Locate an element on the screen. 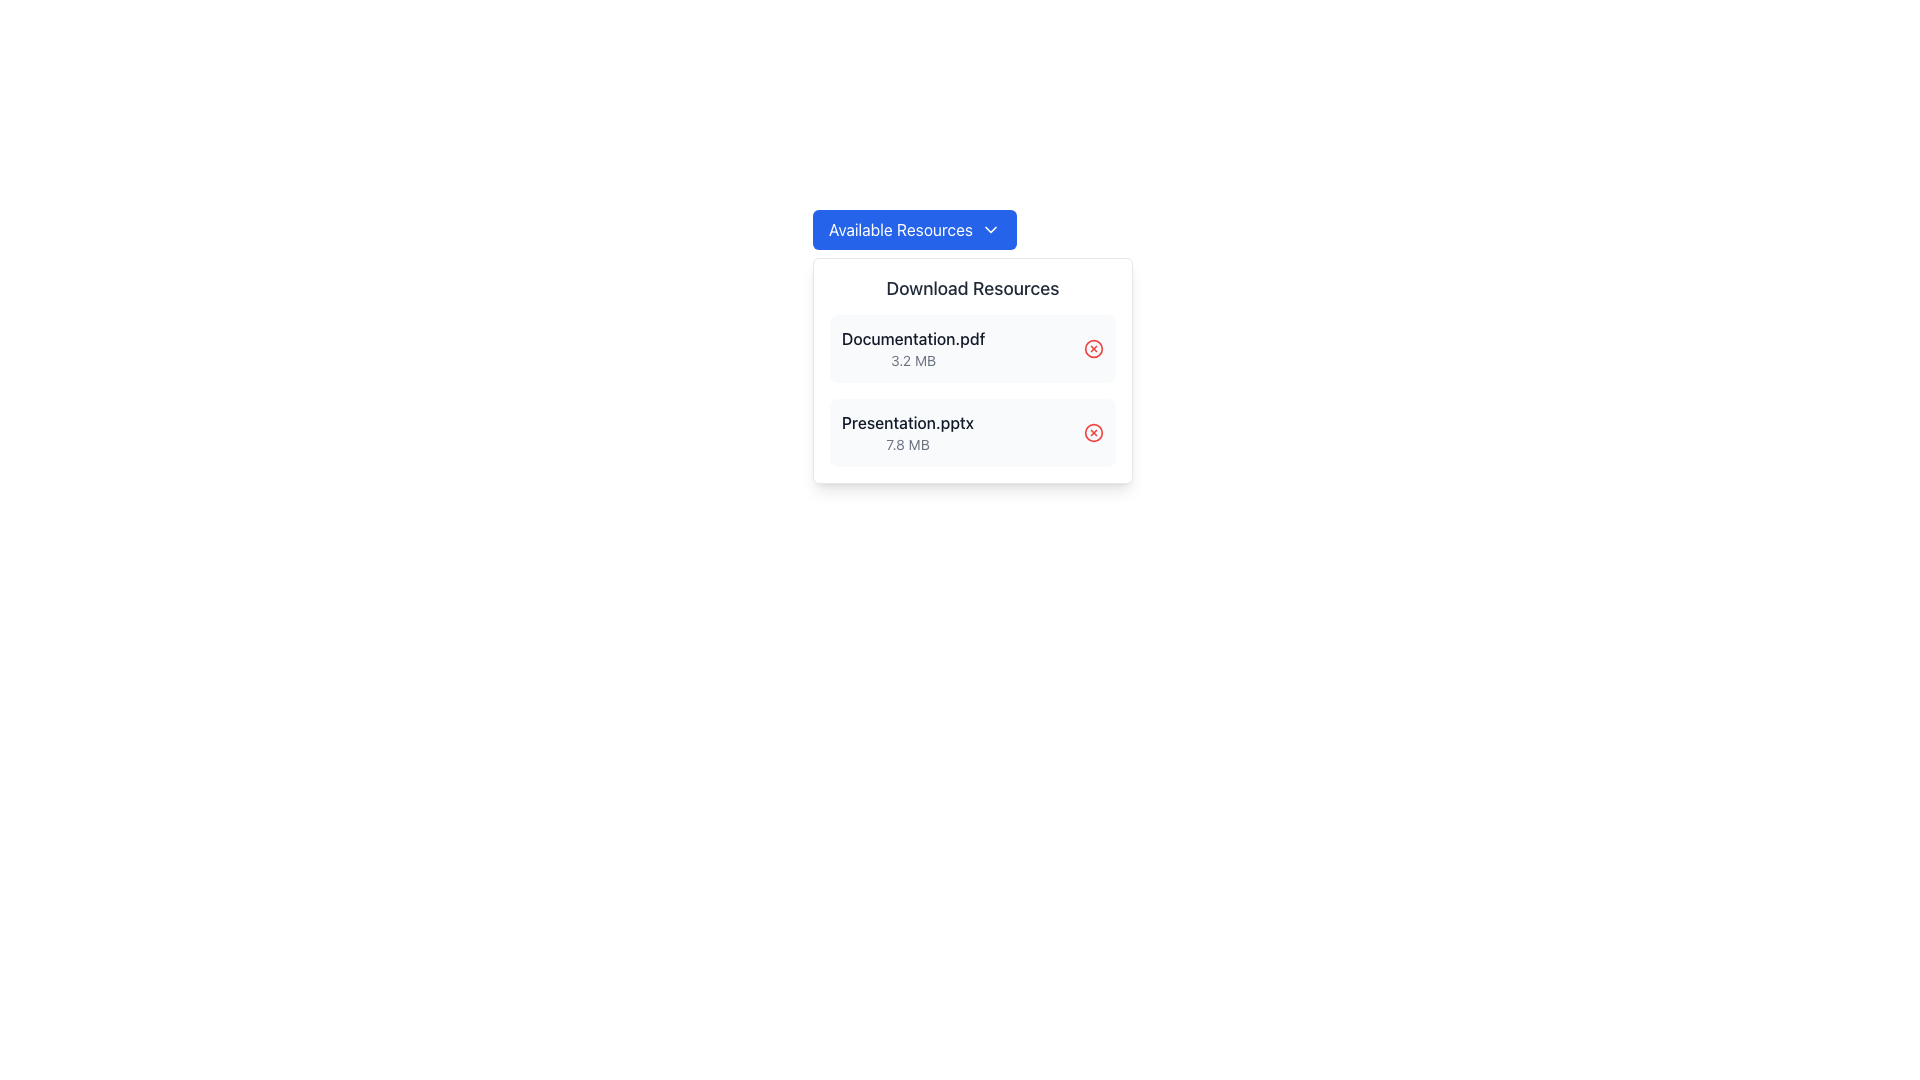 Image resolution: width=1920 pixels, height=1080 pixels. the text label displaying the filename 'Documentation.pdf' located in the 'Download Resources' section, positioned above the size information of '3.2 MB' is located at coordinates (912, 338).